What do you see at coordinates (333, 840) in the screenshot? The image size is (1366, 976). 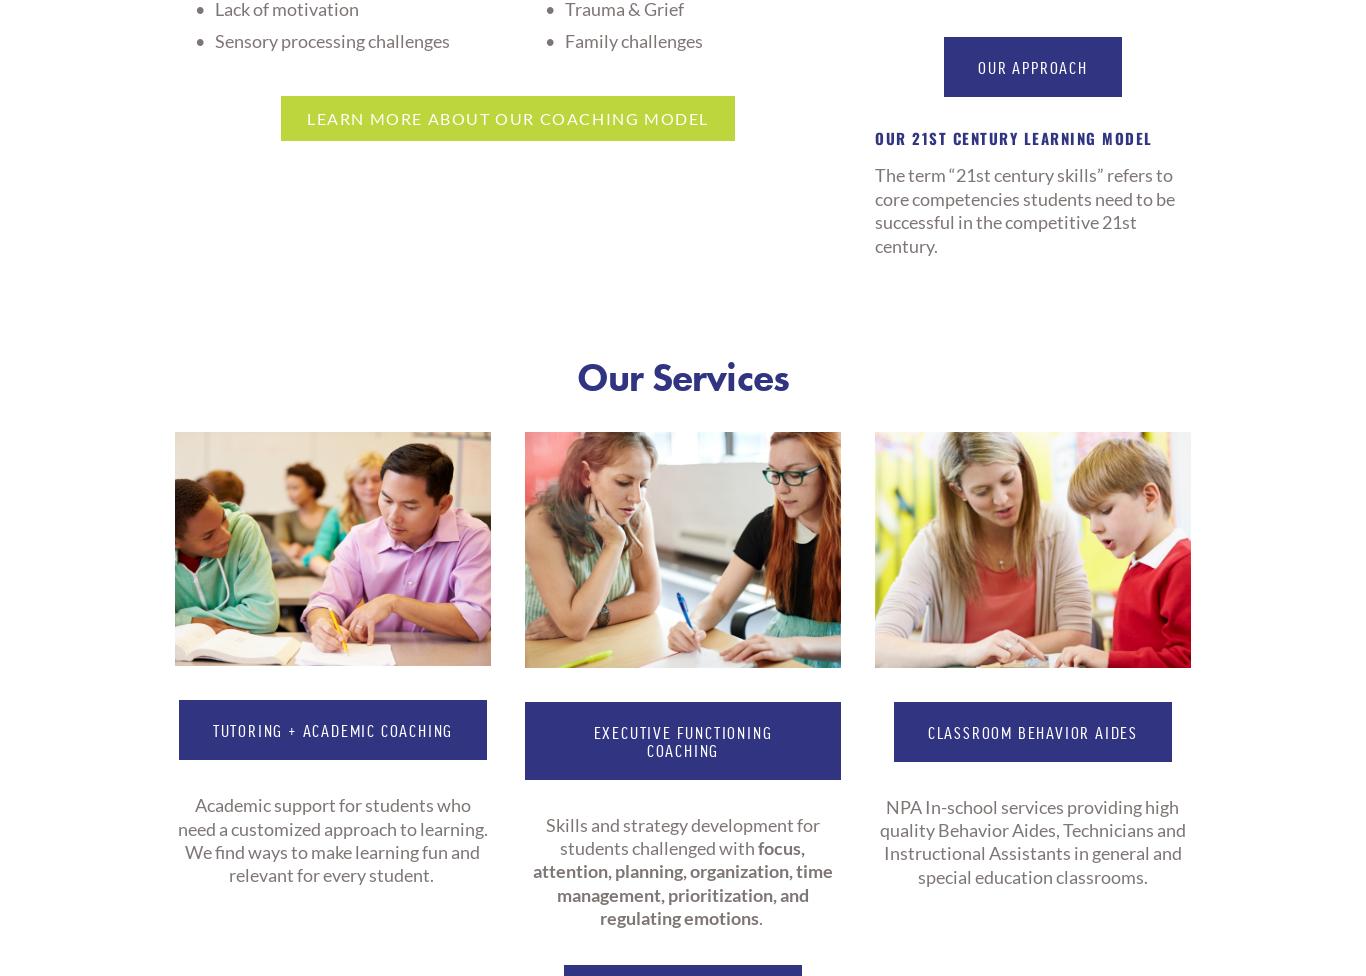 I see `'Academic support for students who need a customized approach to learning. We find ways to make learning fun and relevant for every student.'` at bounding box center [333, 840].